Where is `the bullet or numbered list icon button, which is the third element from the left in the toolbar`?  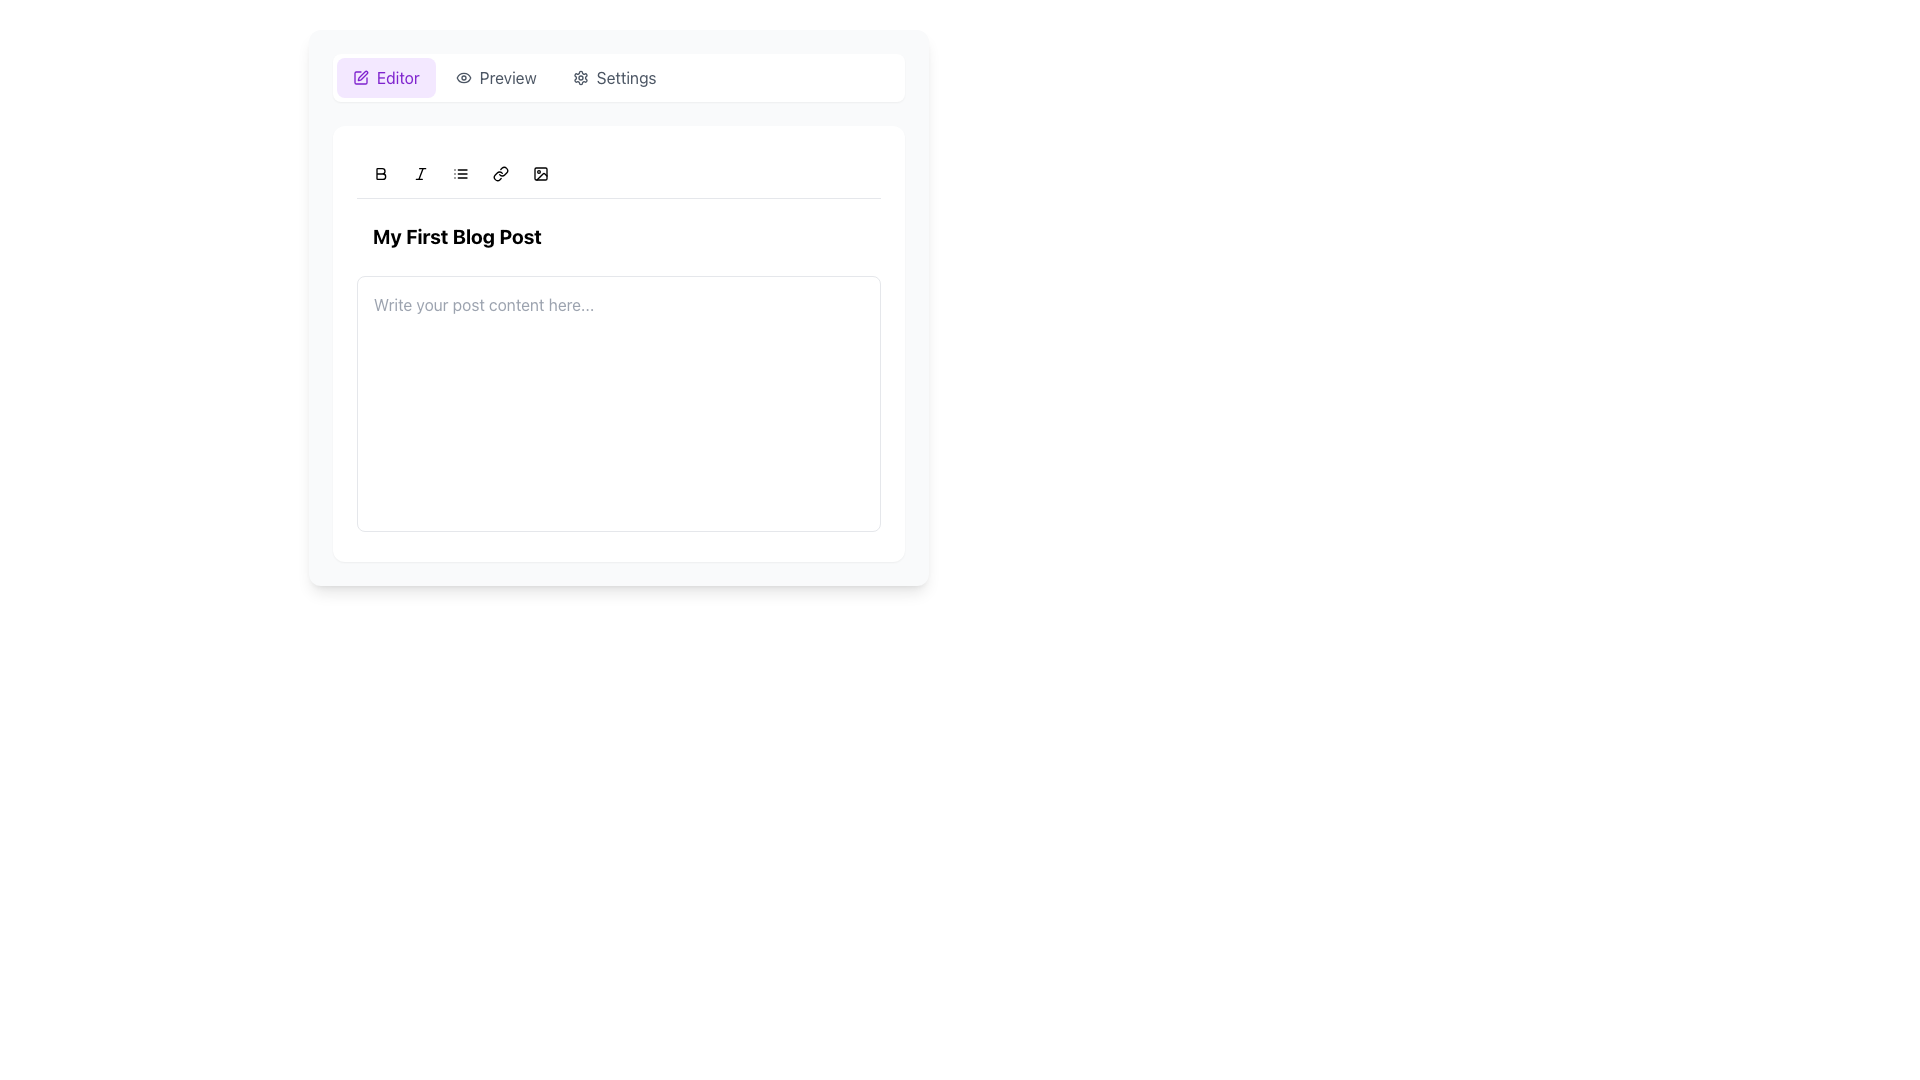 the bullet or numbered list icon button, which is the third element from the left in the toolbar is located at coordinates (459, 172).